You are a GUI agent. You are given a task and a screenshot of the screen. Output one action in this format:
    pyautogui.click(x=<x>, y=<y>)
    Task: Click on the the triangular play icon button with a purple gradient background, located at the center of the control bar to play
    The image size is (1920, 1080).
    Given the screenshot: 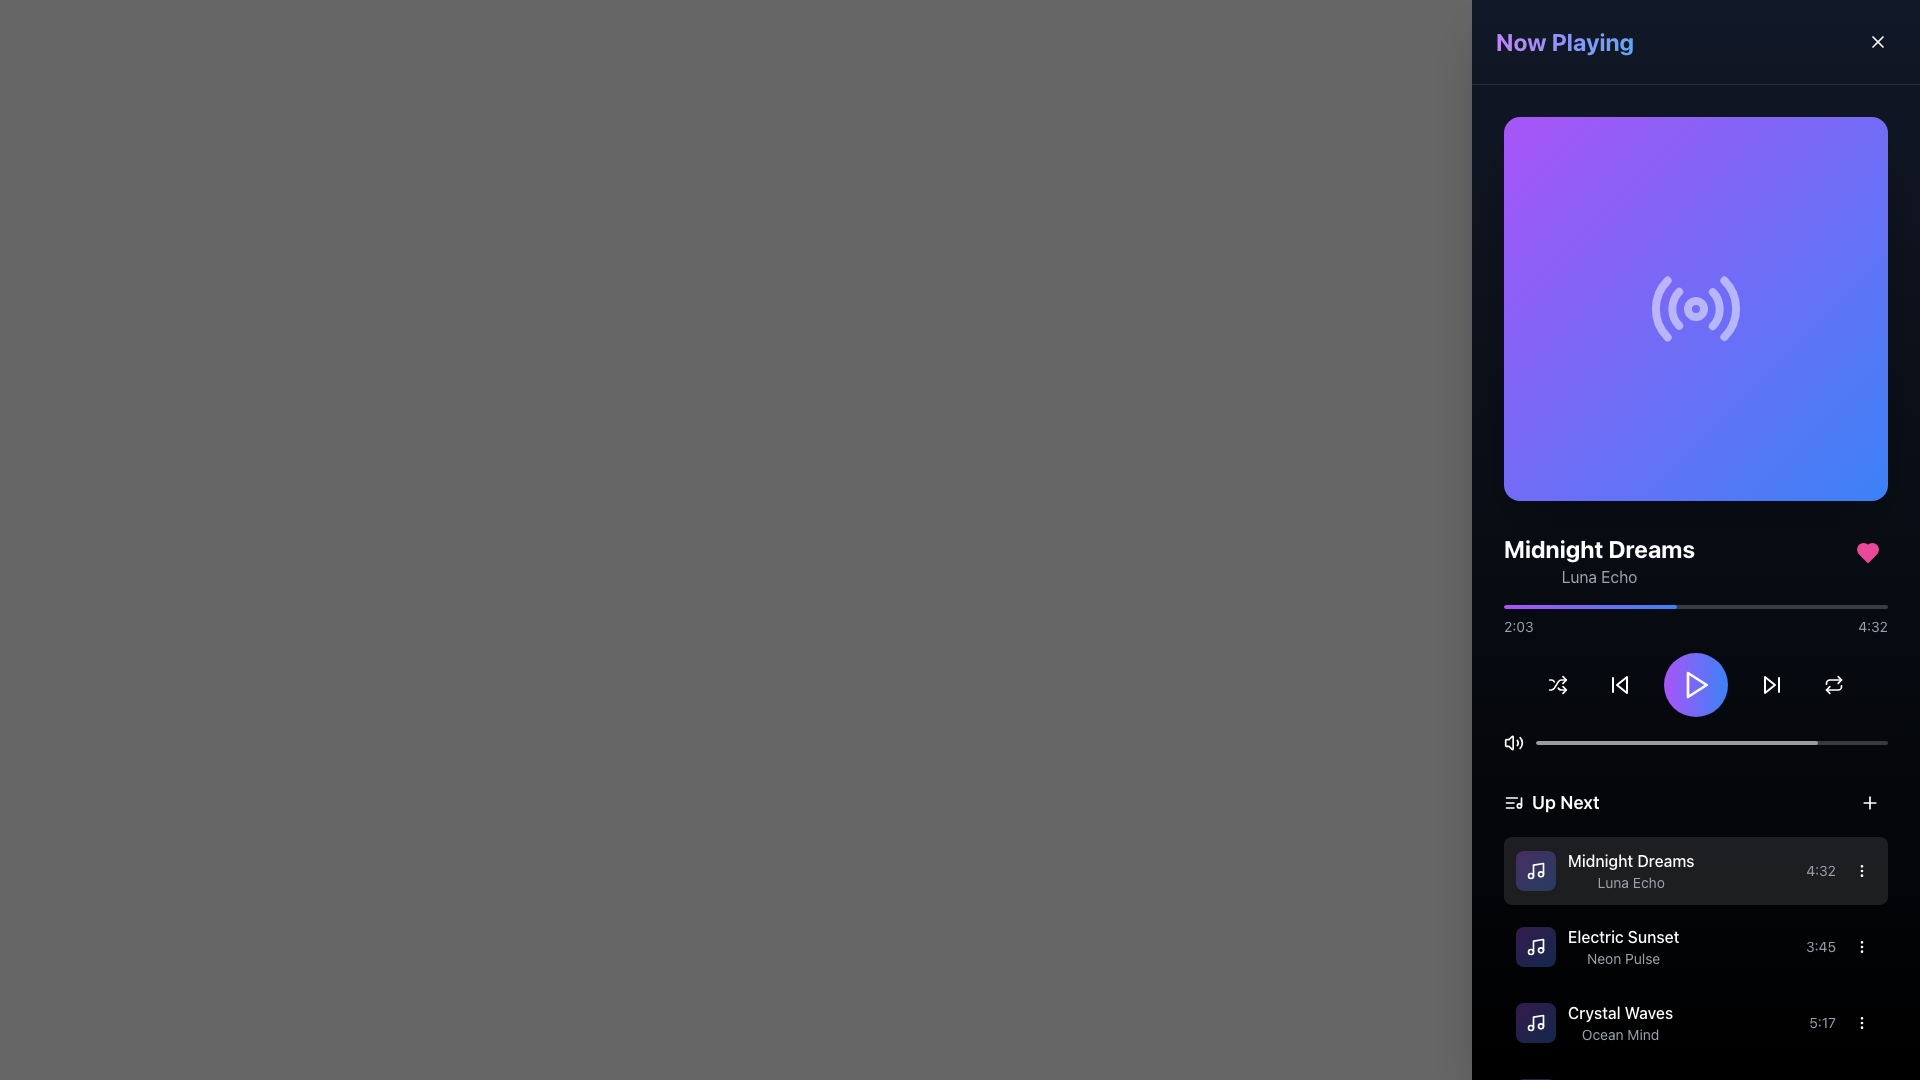 What is the action you would take?
    pyautogui.click(x=1694, y=684)
    